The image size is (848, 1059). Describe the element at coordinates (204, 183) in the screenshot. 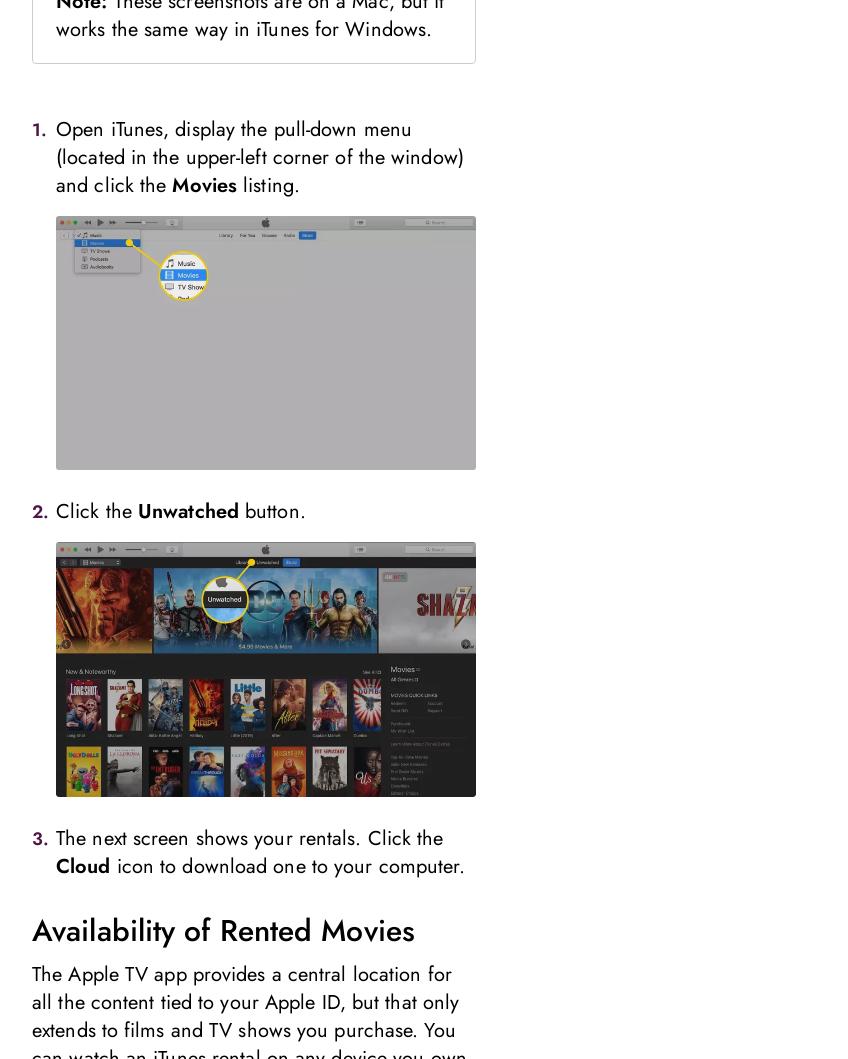

I see `'Movies'` at that location.